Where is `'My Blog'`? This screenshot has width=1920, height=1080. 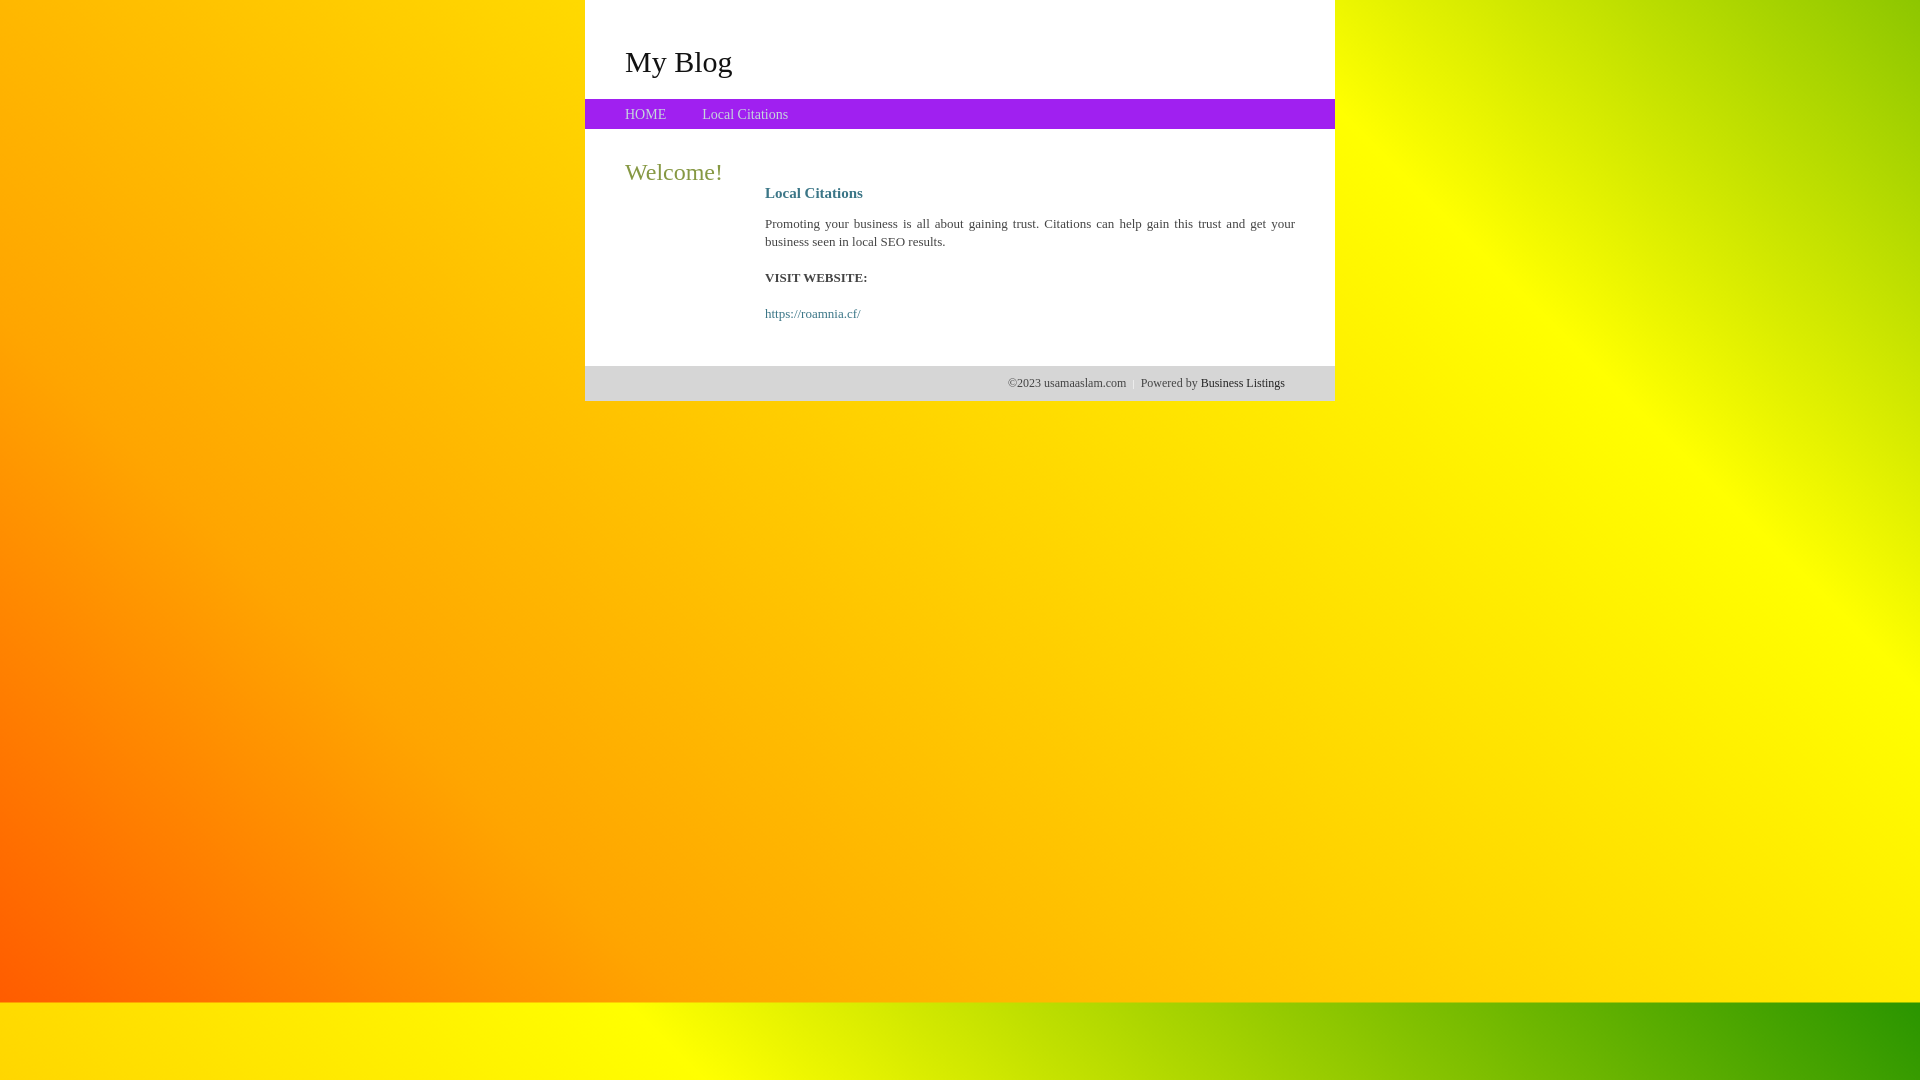 'My Blog' is located at coordinates (623, 60).